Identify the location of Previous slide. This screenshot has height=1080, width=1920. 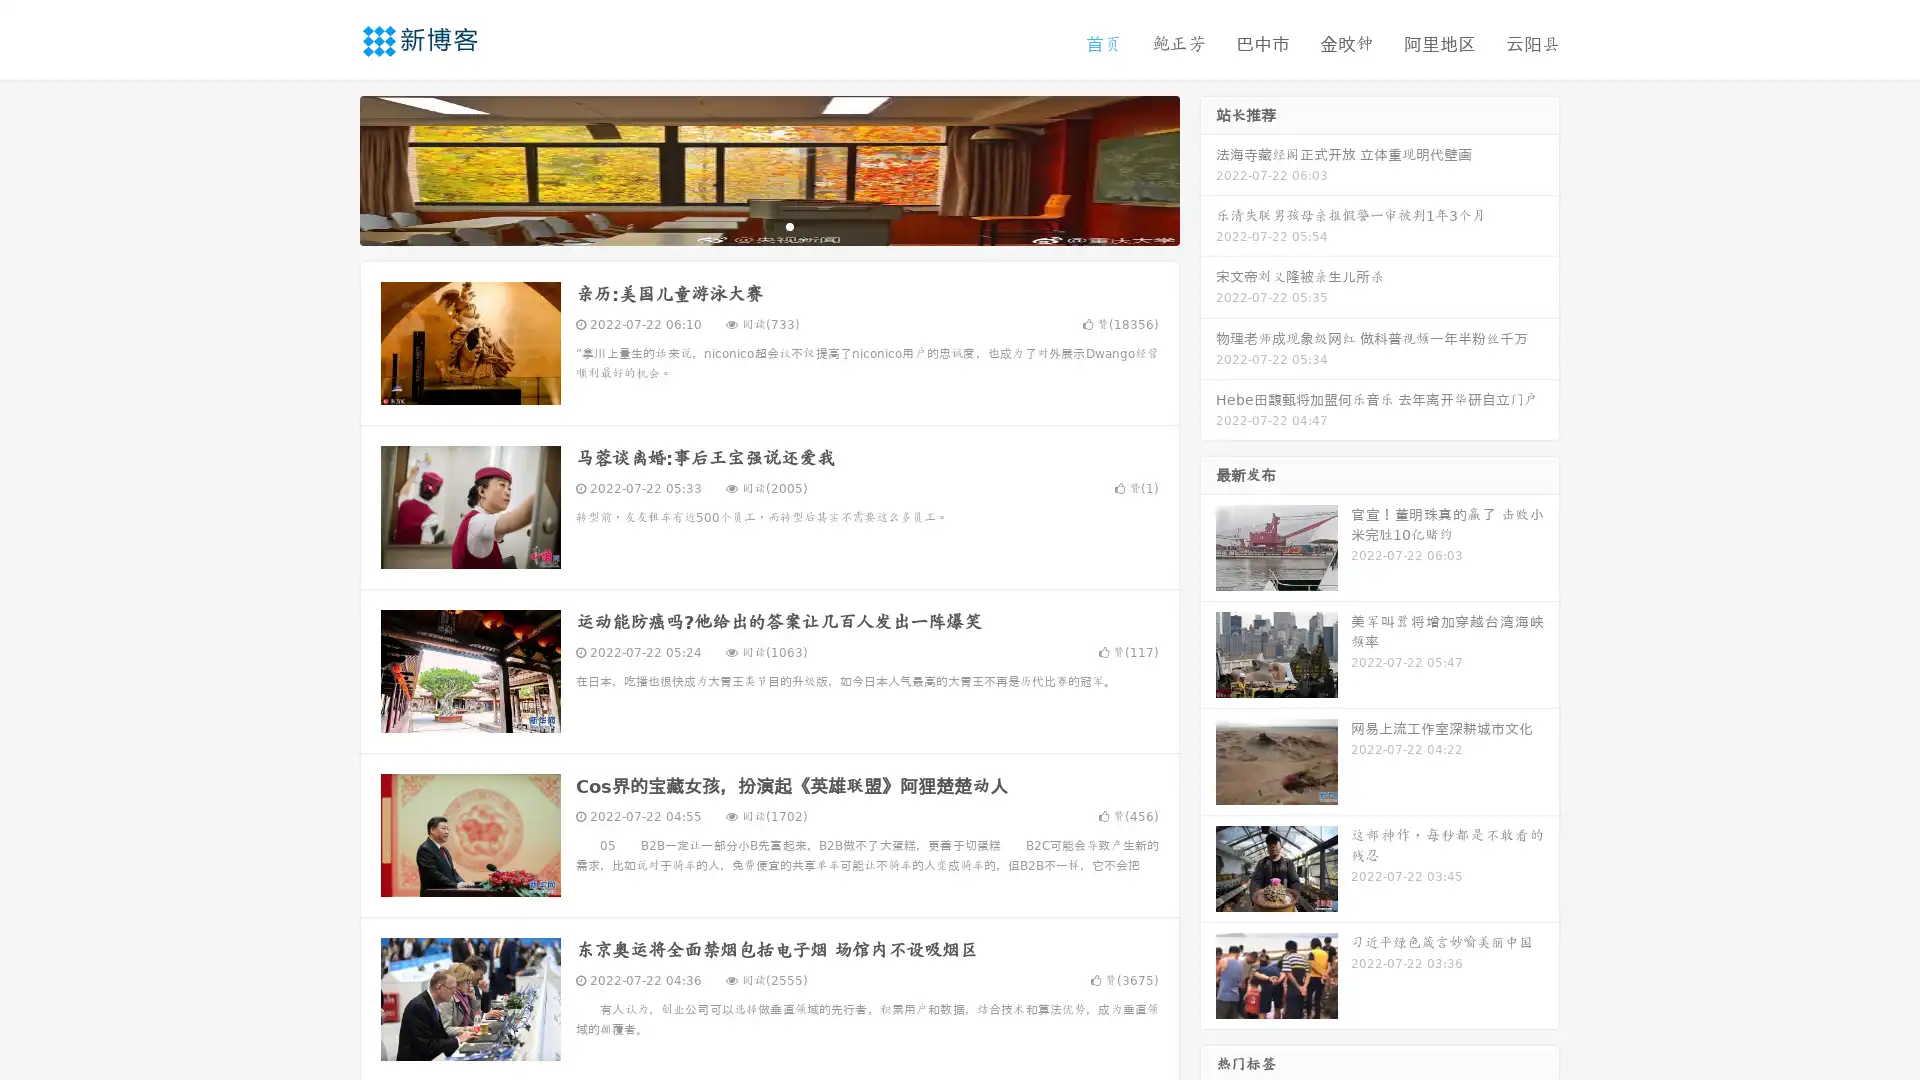
(330, 168).